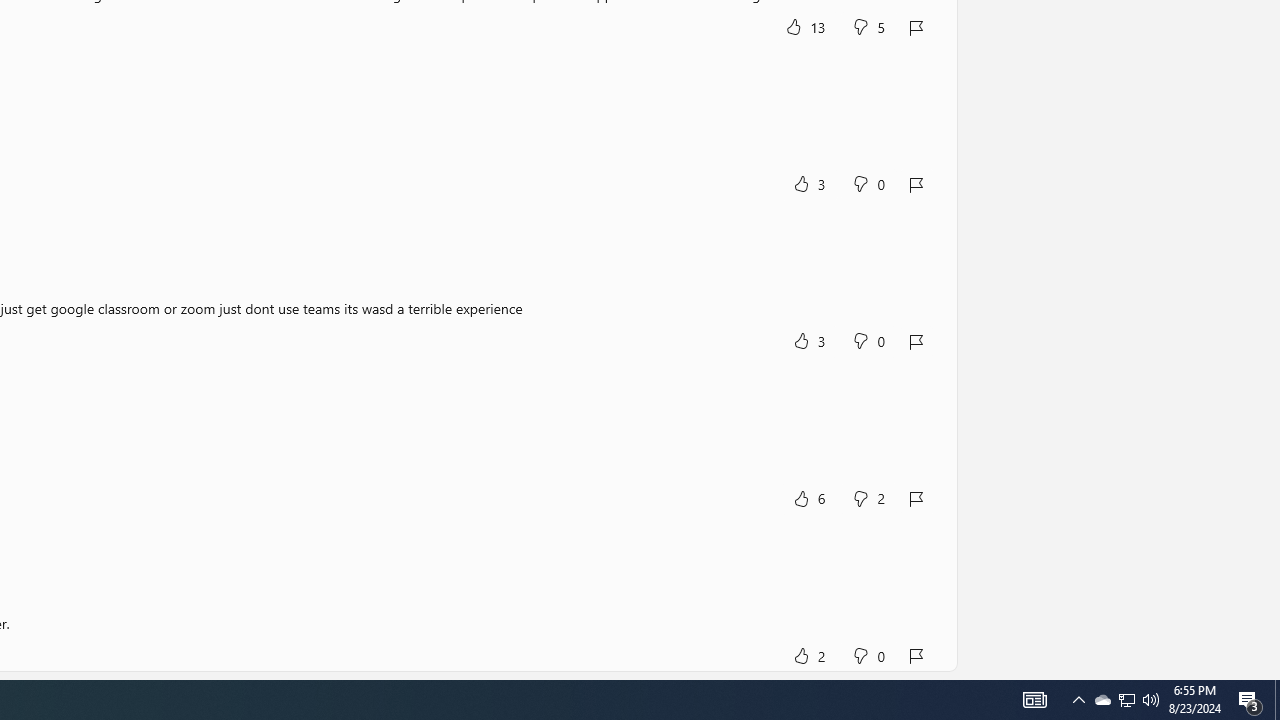  Describe the element at coordinates (808, 655) in the screenshot. I see `'Yes, this was helpful. 2 votes.'` at that location.